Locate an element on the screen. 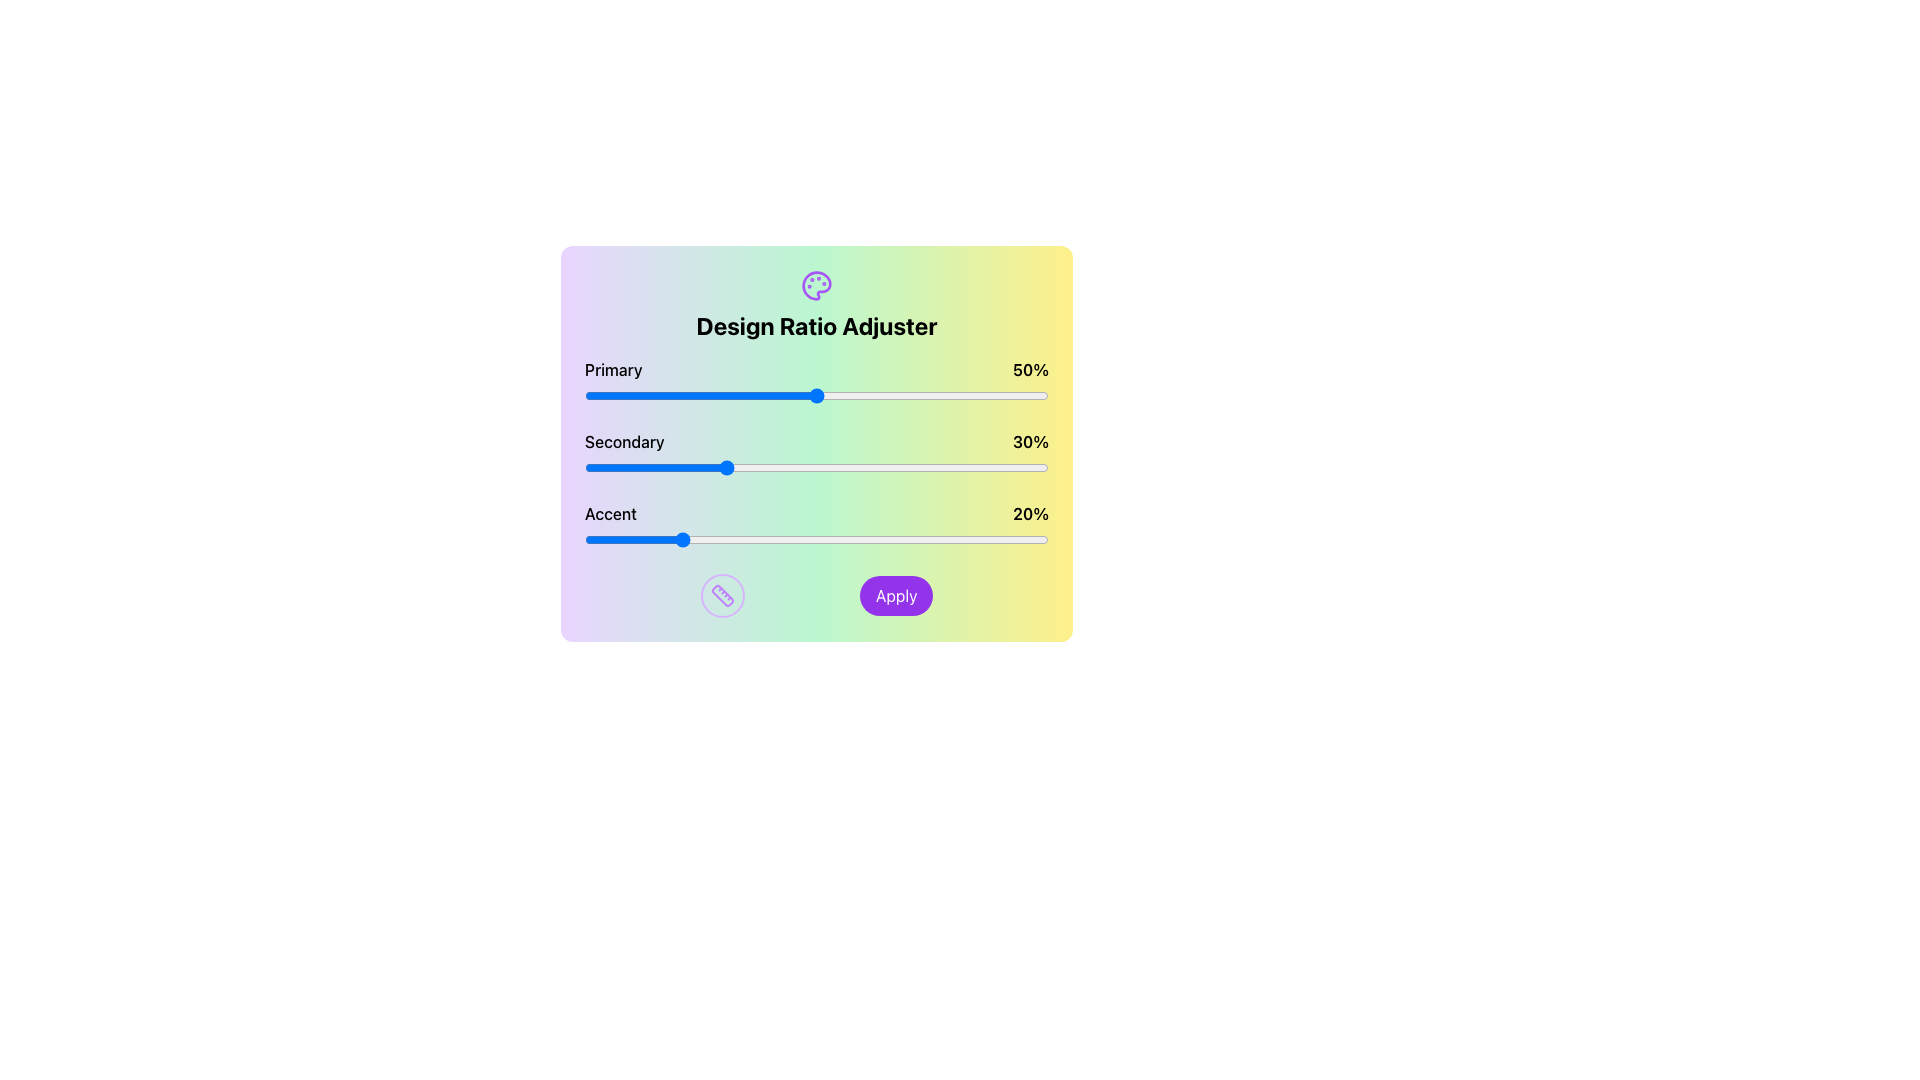 Image resolution: width=1920 pixels, height=1080 pixels. the sliders in the Interactive adjustment box is located at coordinates (816, 442).